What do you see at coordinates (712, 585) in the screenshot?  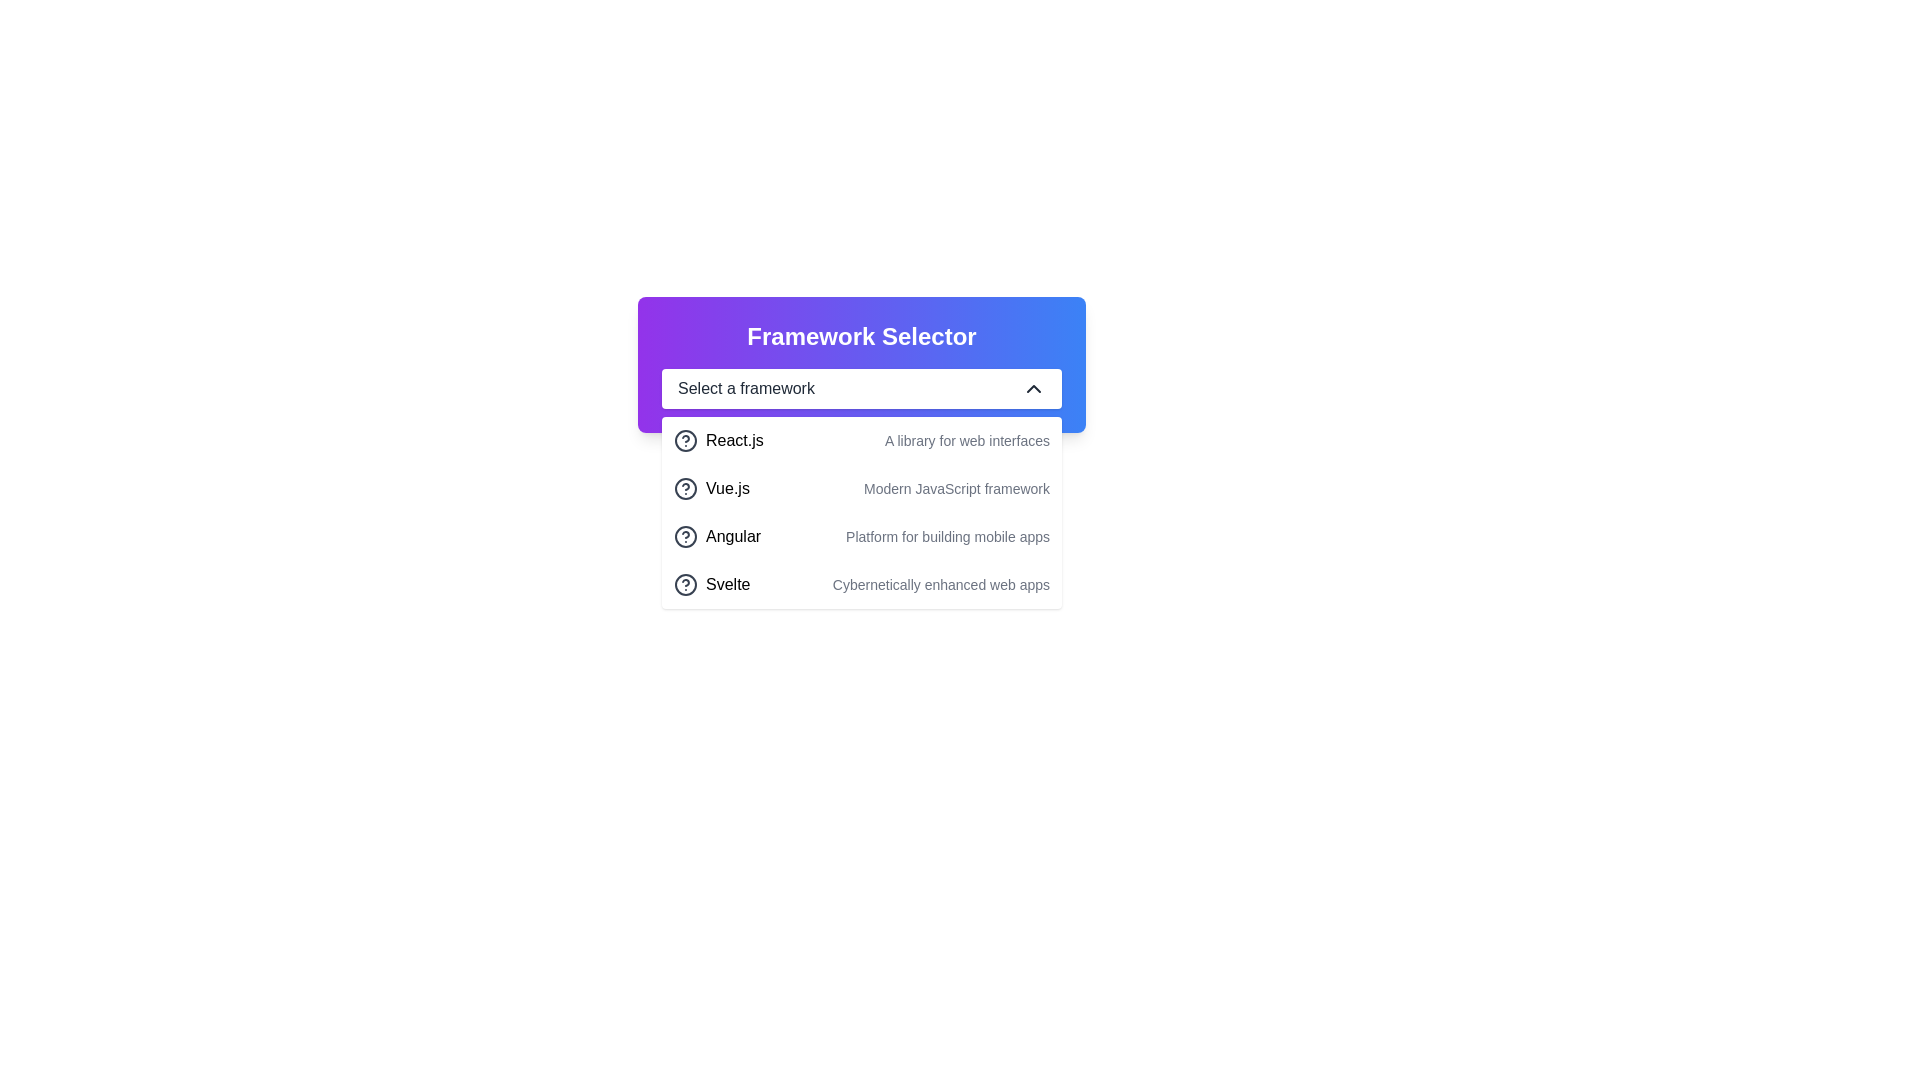 I see `the 'Svelte' option within the fourth item of the dropdown menu under the 'Framework Selector' header` at bounding box center [712, 585].